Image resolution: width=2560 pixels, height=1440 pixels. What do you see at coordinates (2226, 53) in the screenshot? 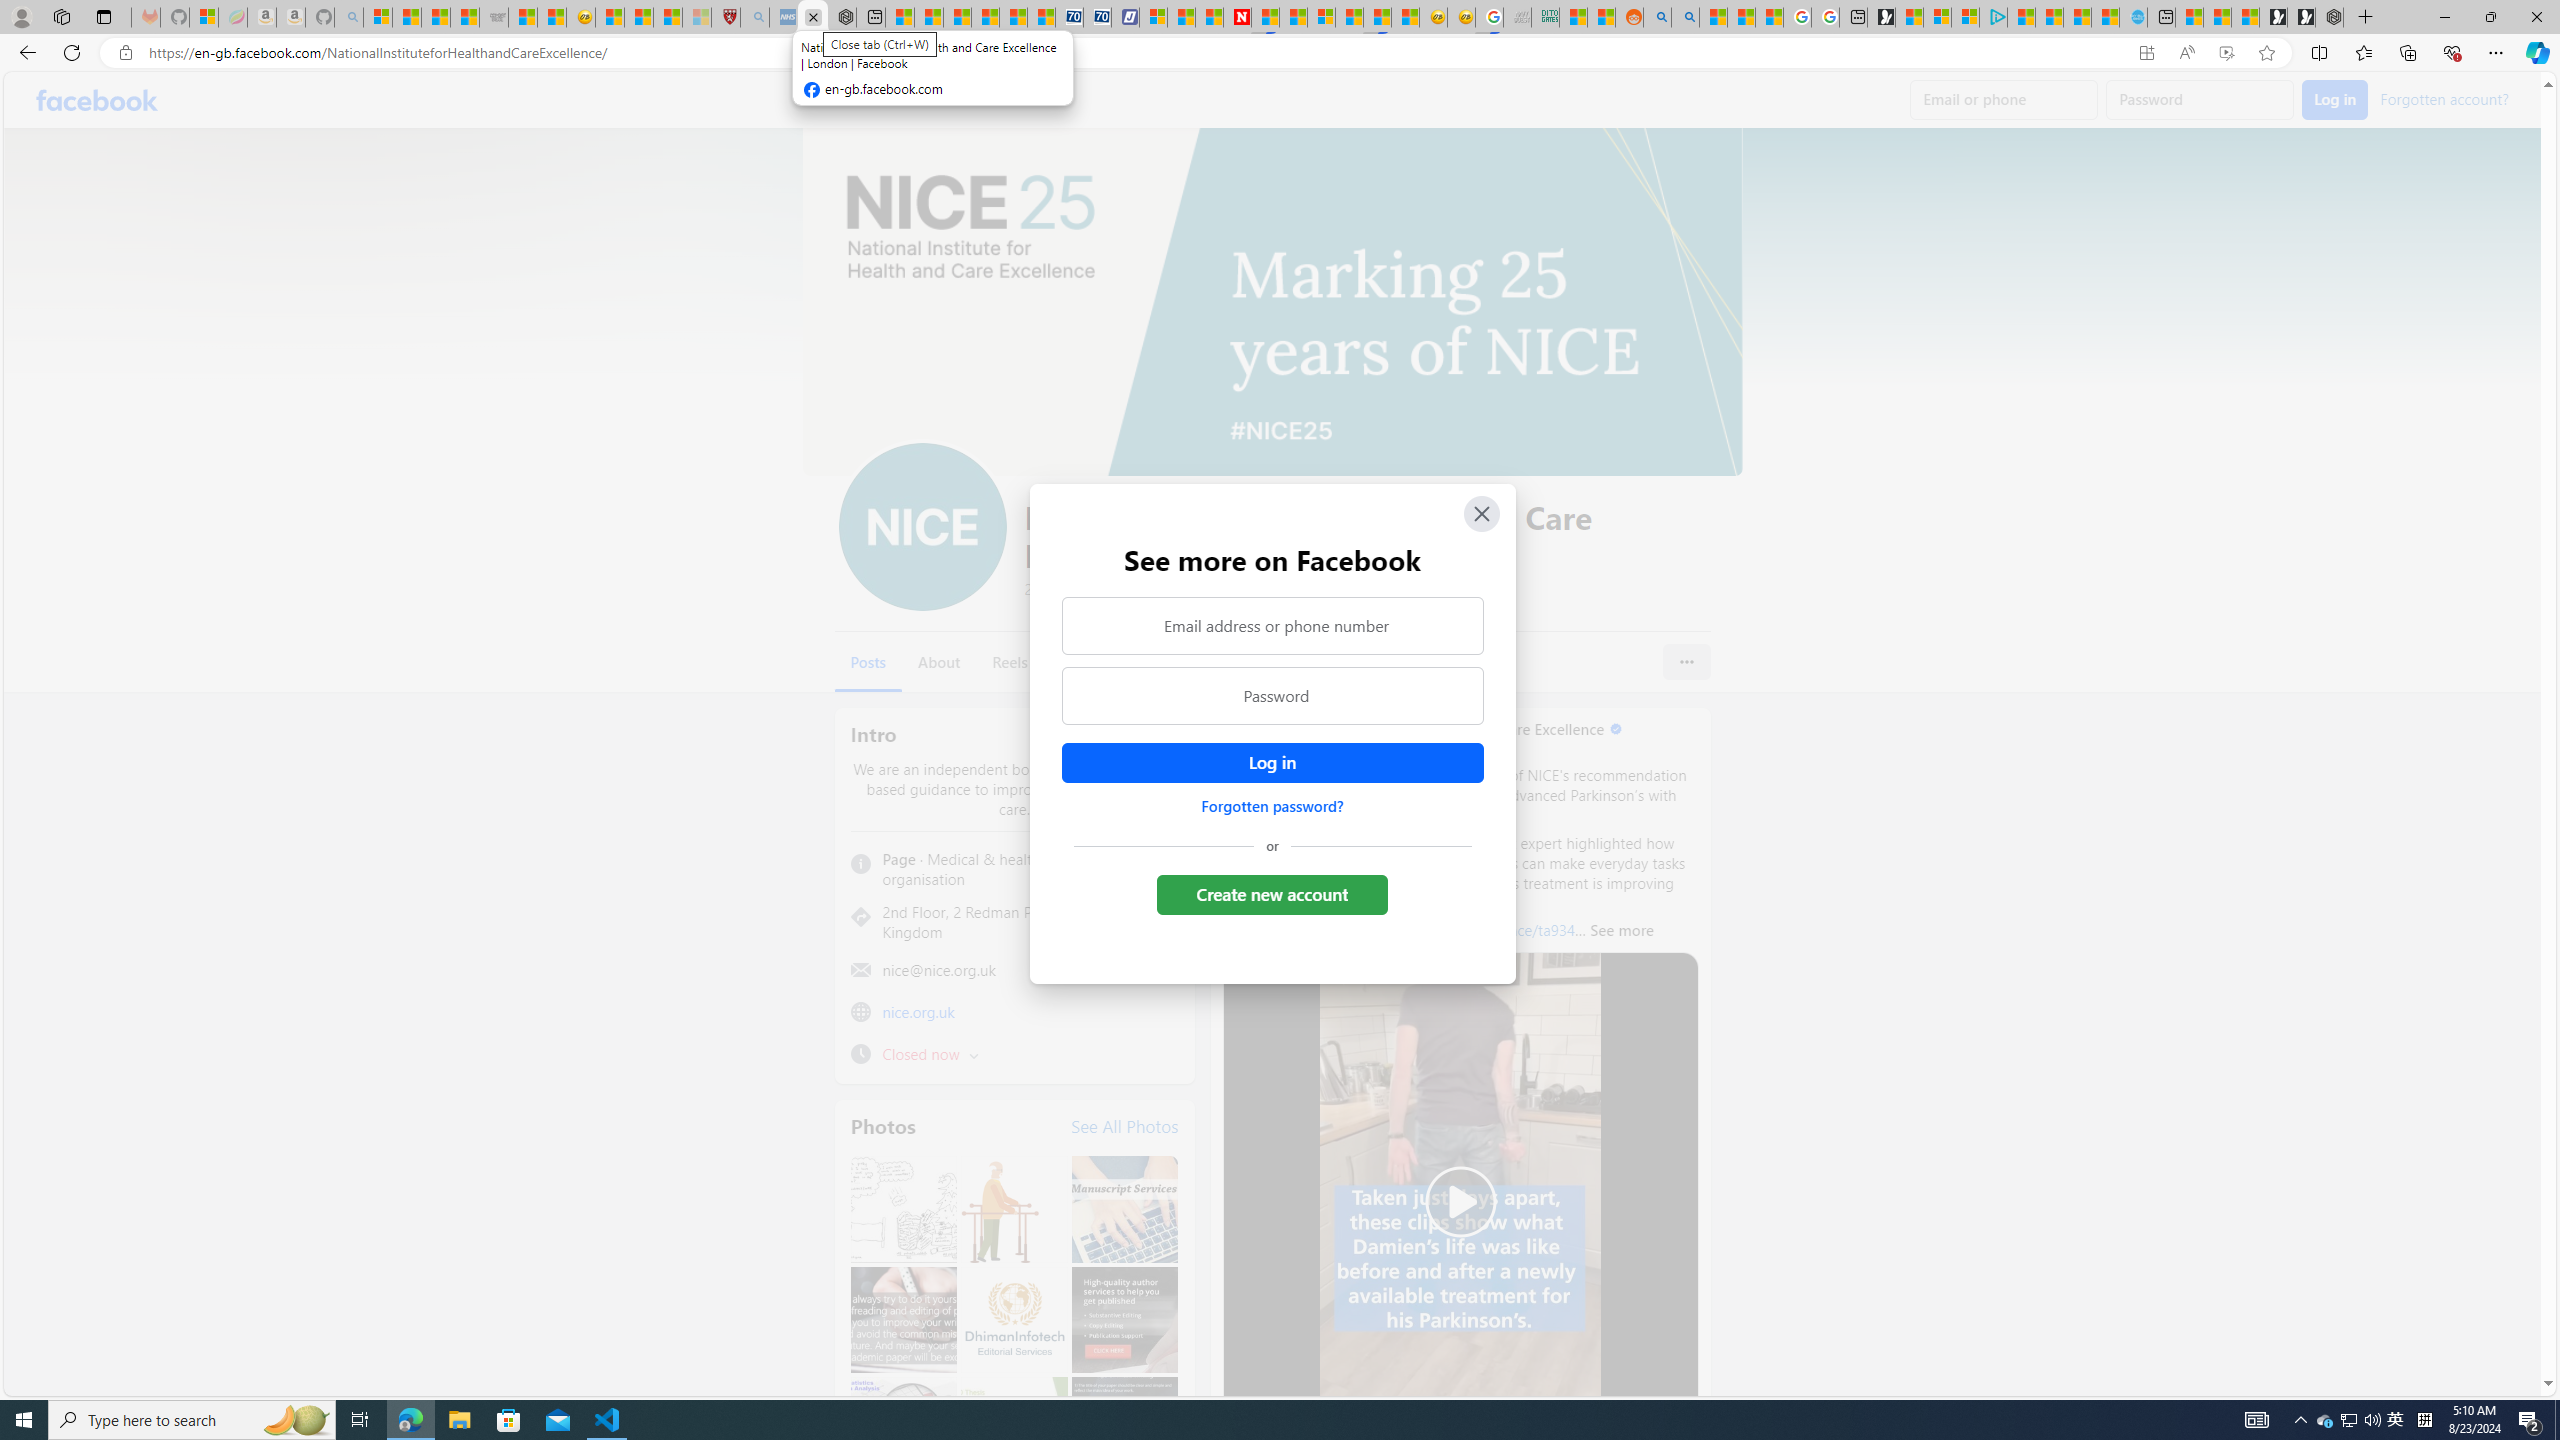
I see `'Enhance video'` at bounding box center [2226, 53].